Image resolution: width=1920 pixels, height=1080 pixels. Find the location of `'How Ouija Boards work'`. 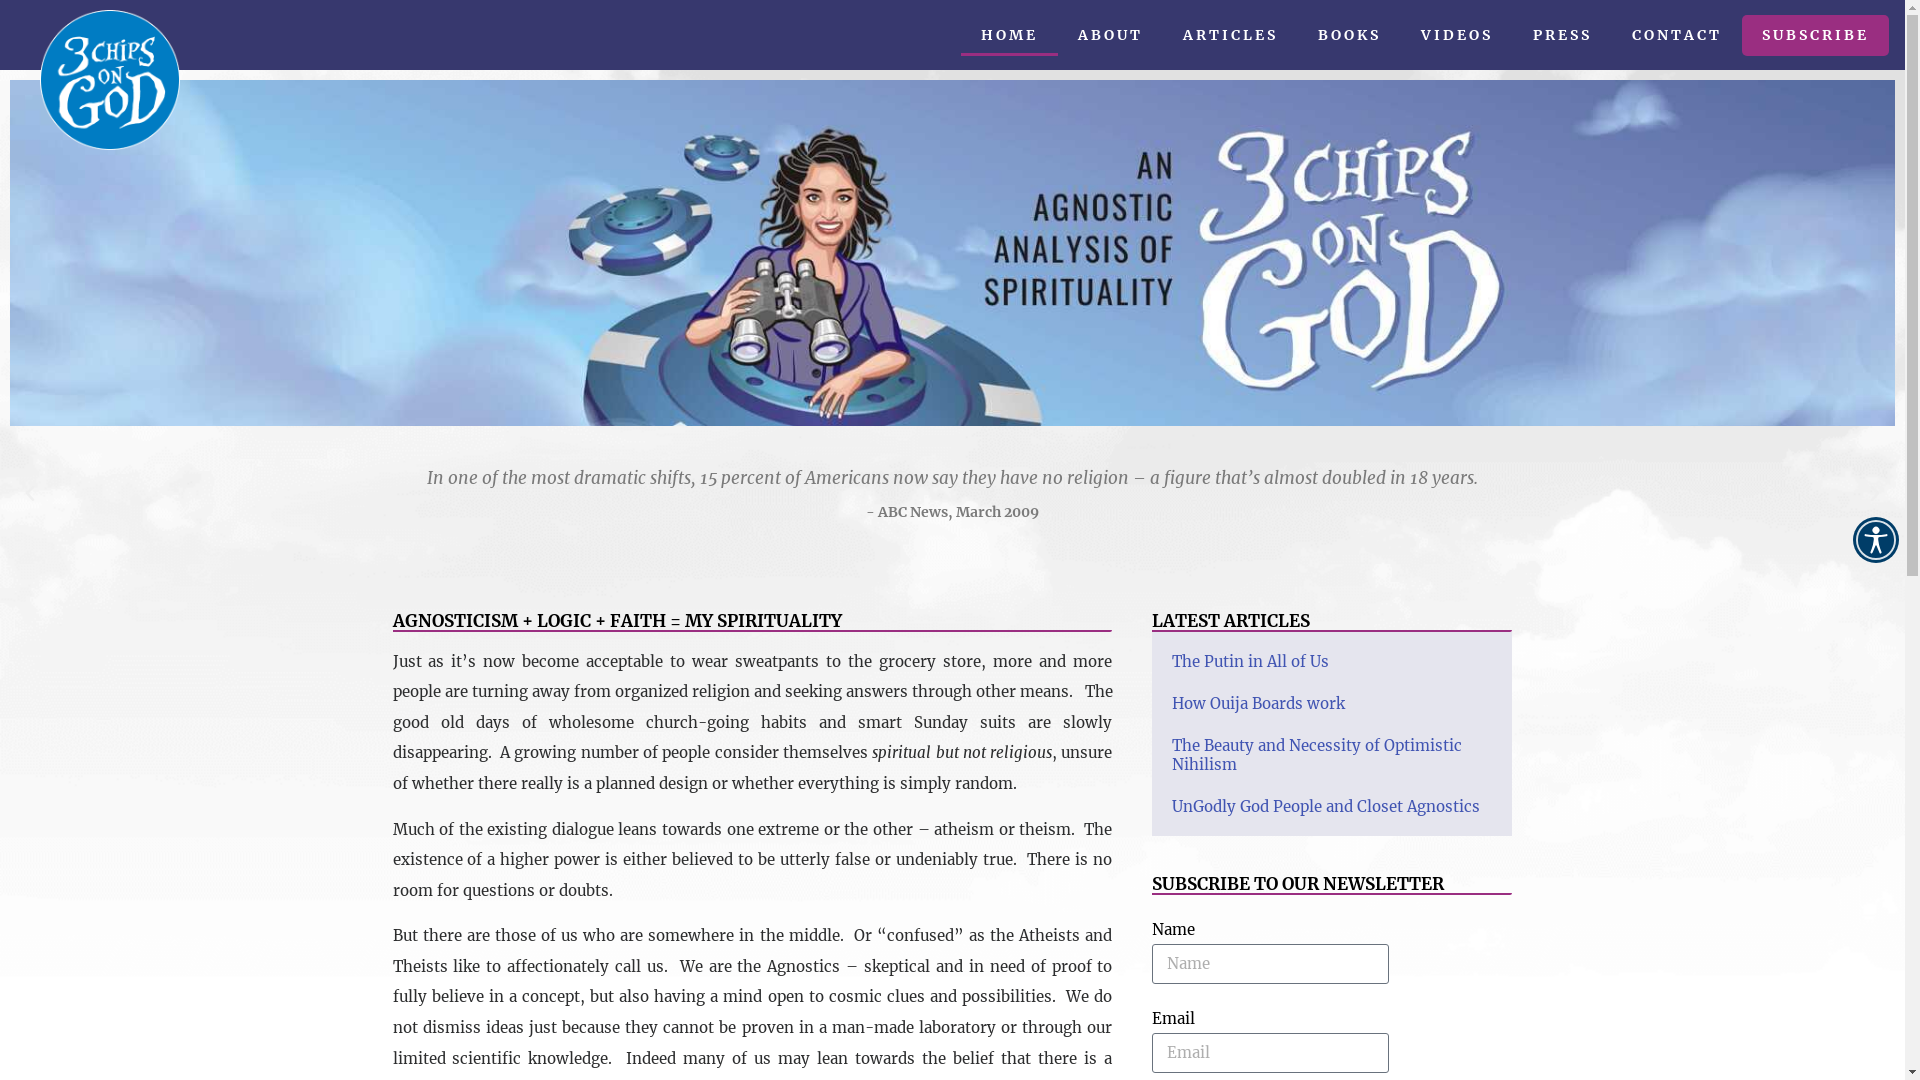

'How Ouija Boards work' is located at coordinates (1257, 702).